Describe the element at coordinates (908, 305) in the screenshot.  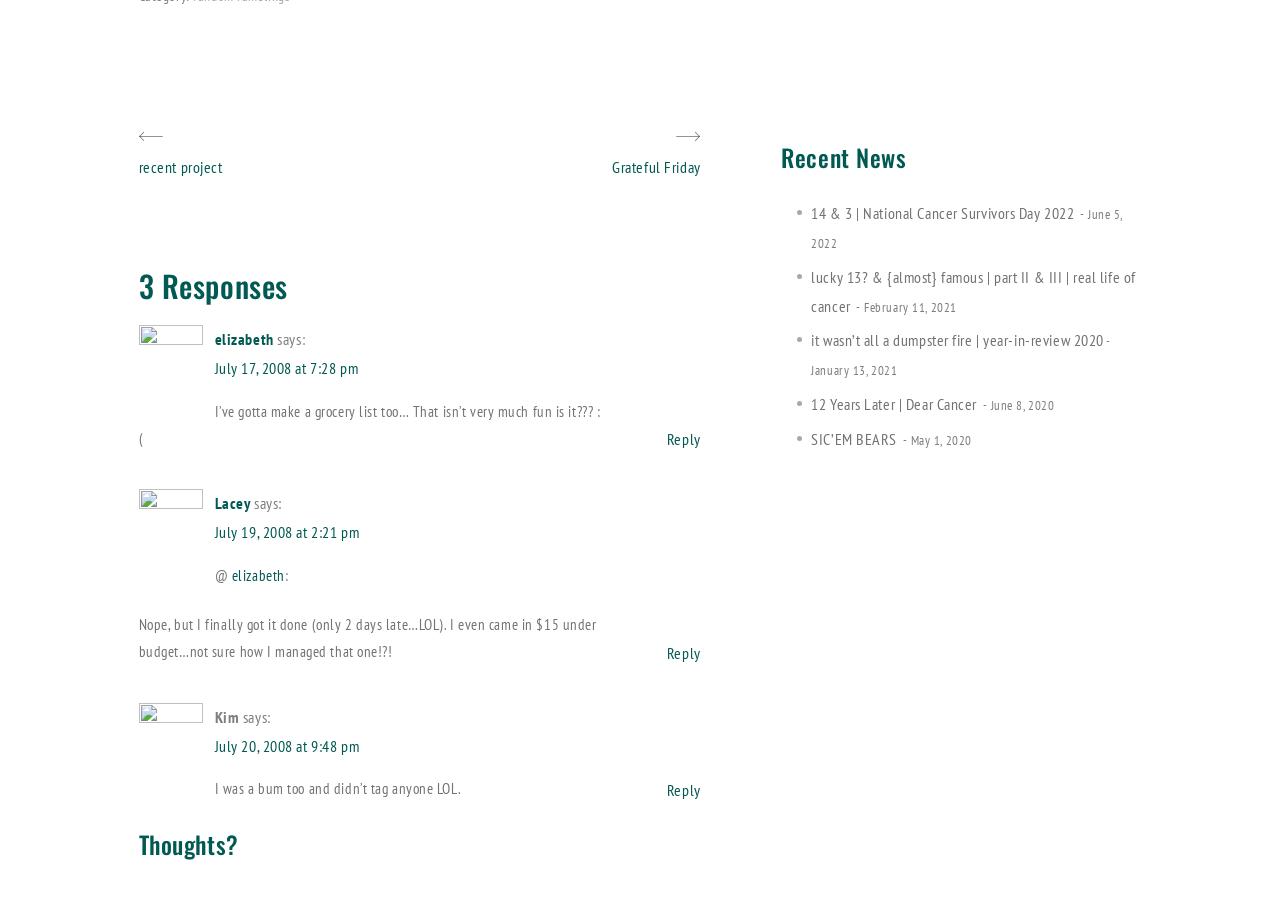
I see `'February 11, 2021'` at that location.